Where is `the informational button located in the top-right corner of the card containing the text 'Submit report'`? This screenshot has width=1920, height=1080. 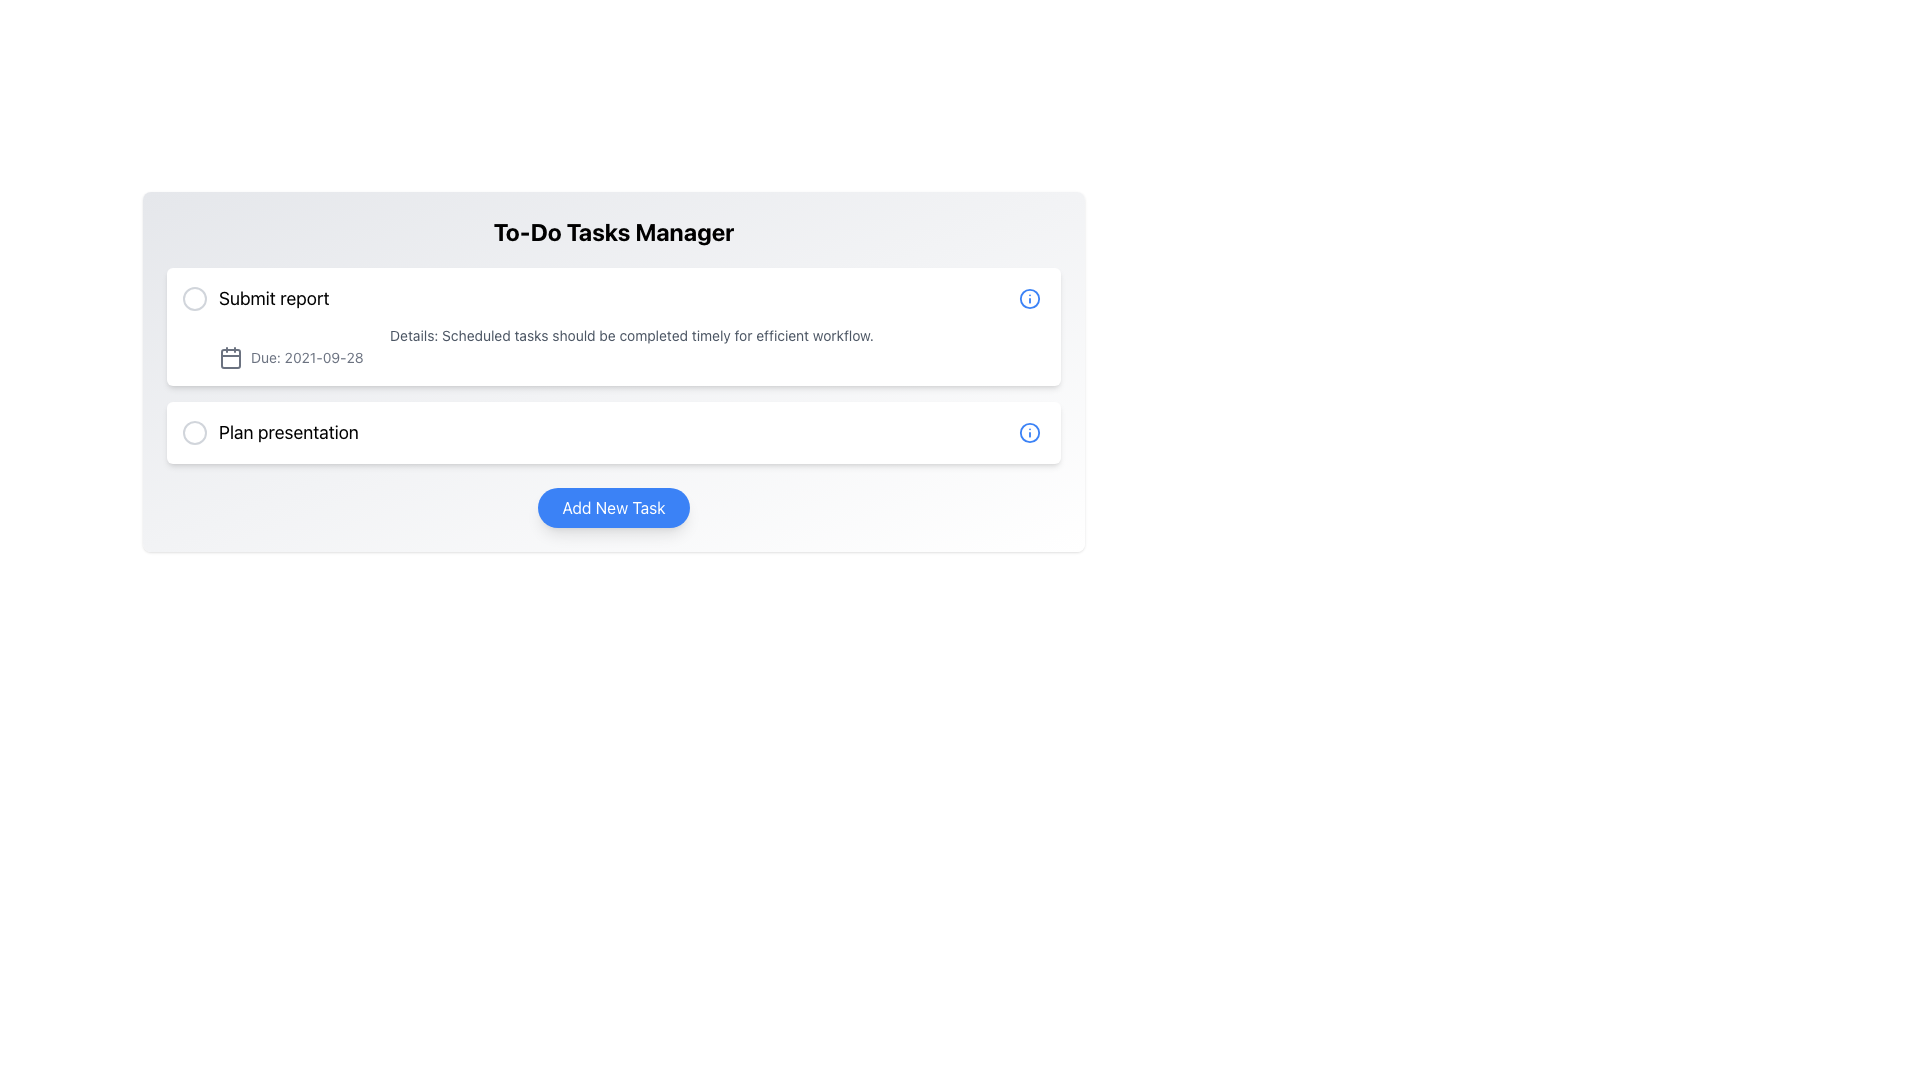
the informational button located in the top-right corner of the card containing the text 'Submit report' is located at coordinates (1030, 299).